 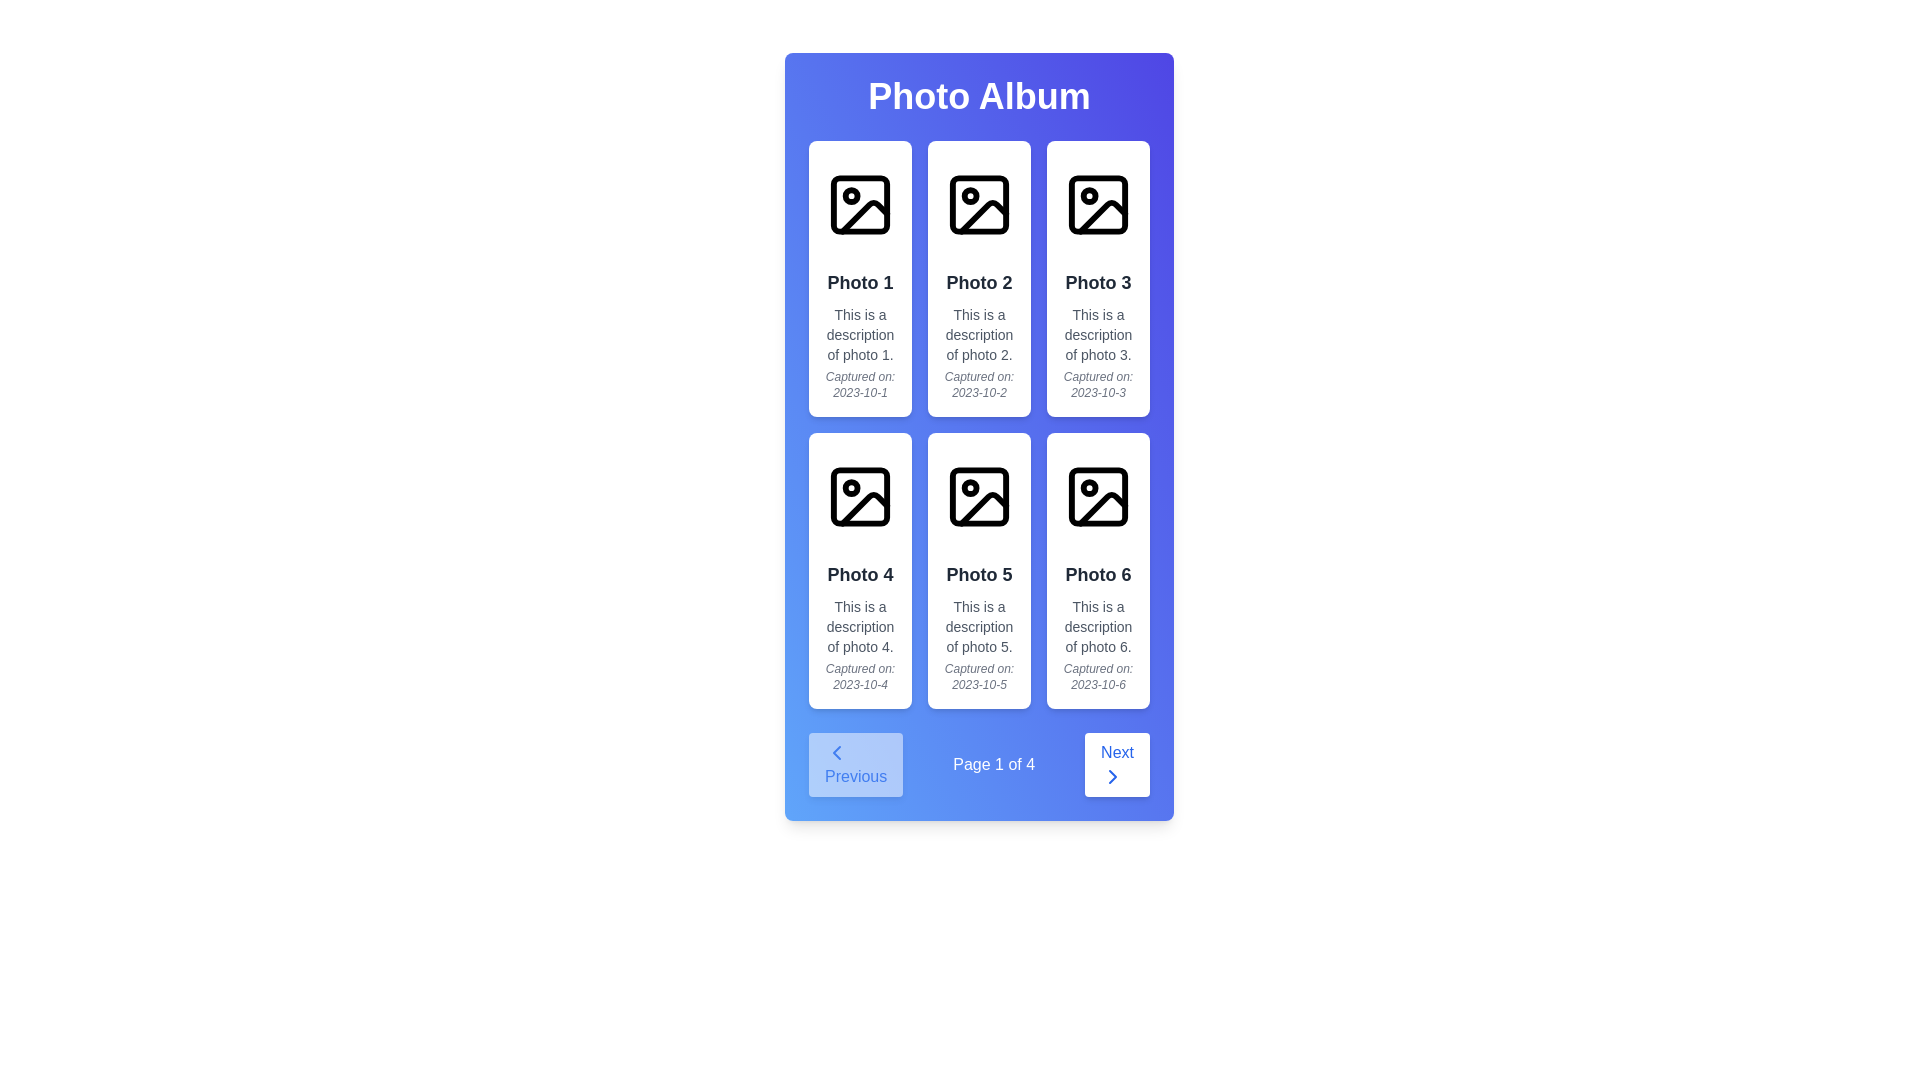 I want to click on the top-right card in the gallery, so click(x=1097, y=278).